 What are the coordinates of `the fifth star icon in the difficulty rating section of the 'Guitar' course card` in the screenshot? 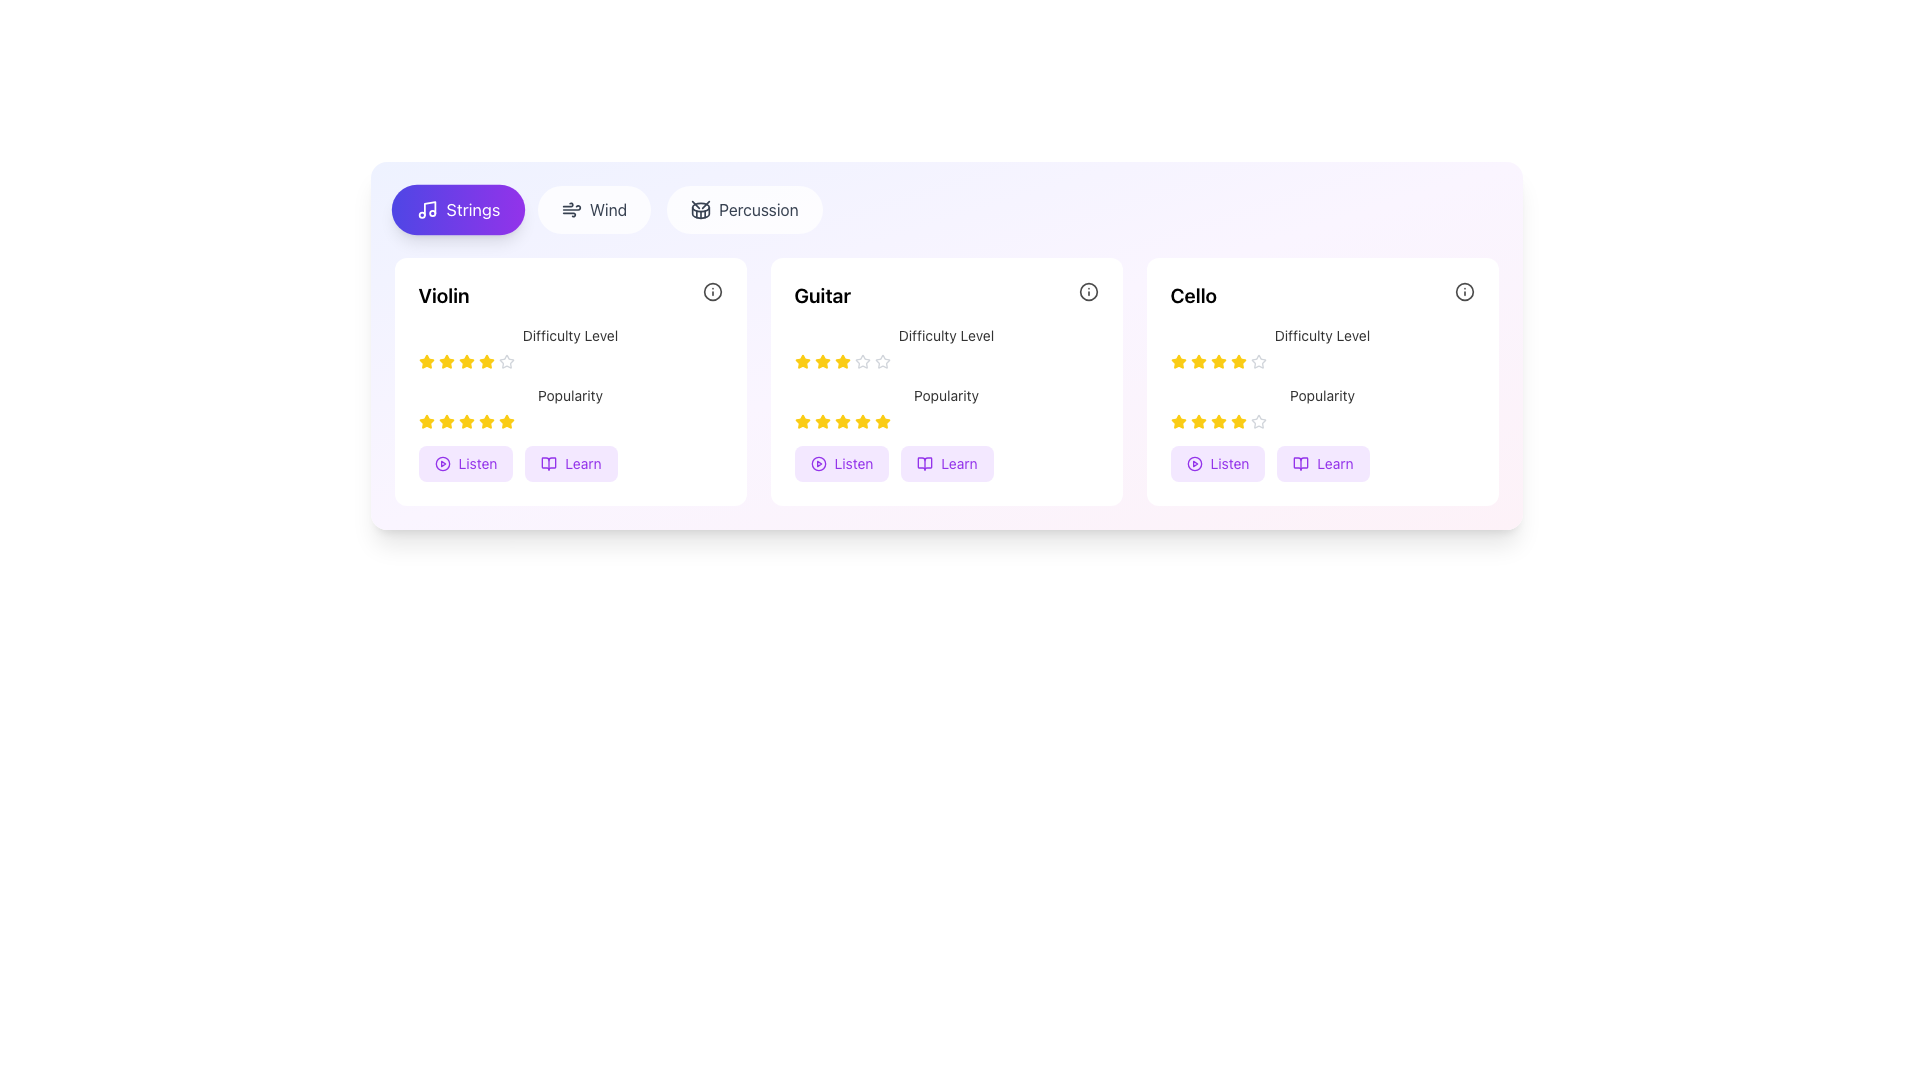 It's located at (862, 361).